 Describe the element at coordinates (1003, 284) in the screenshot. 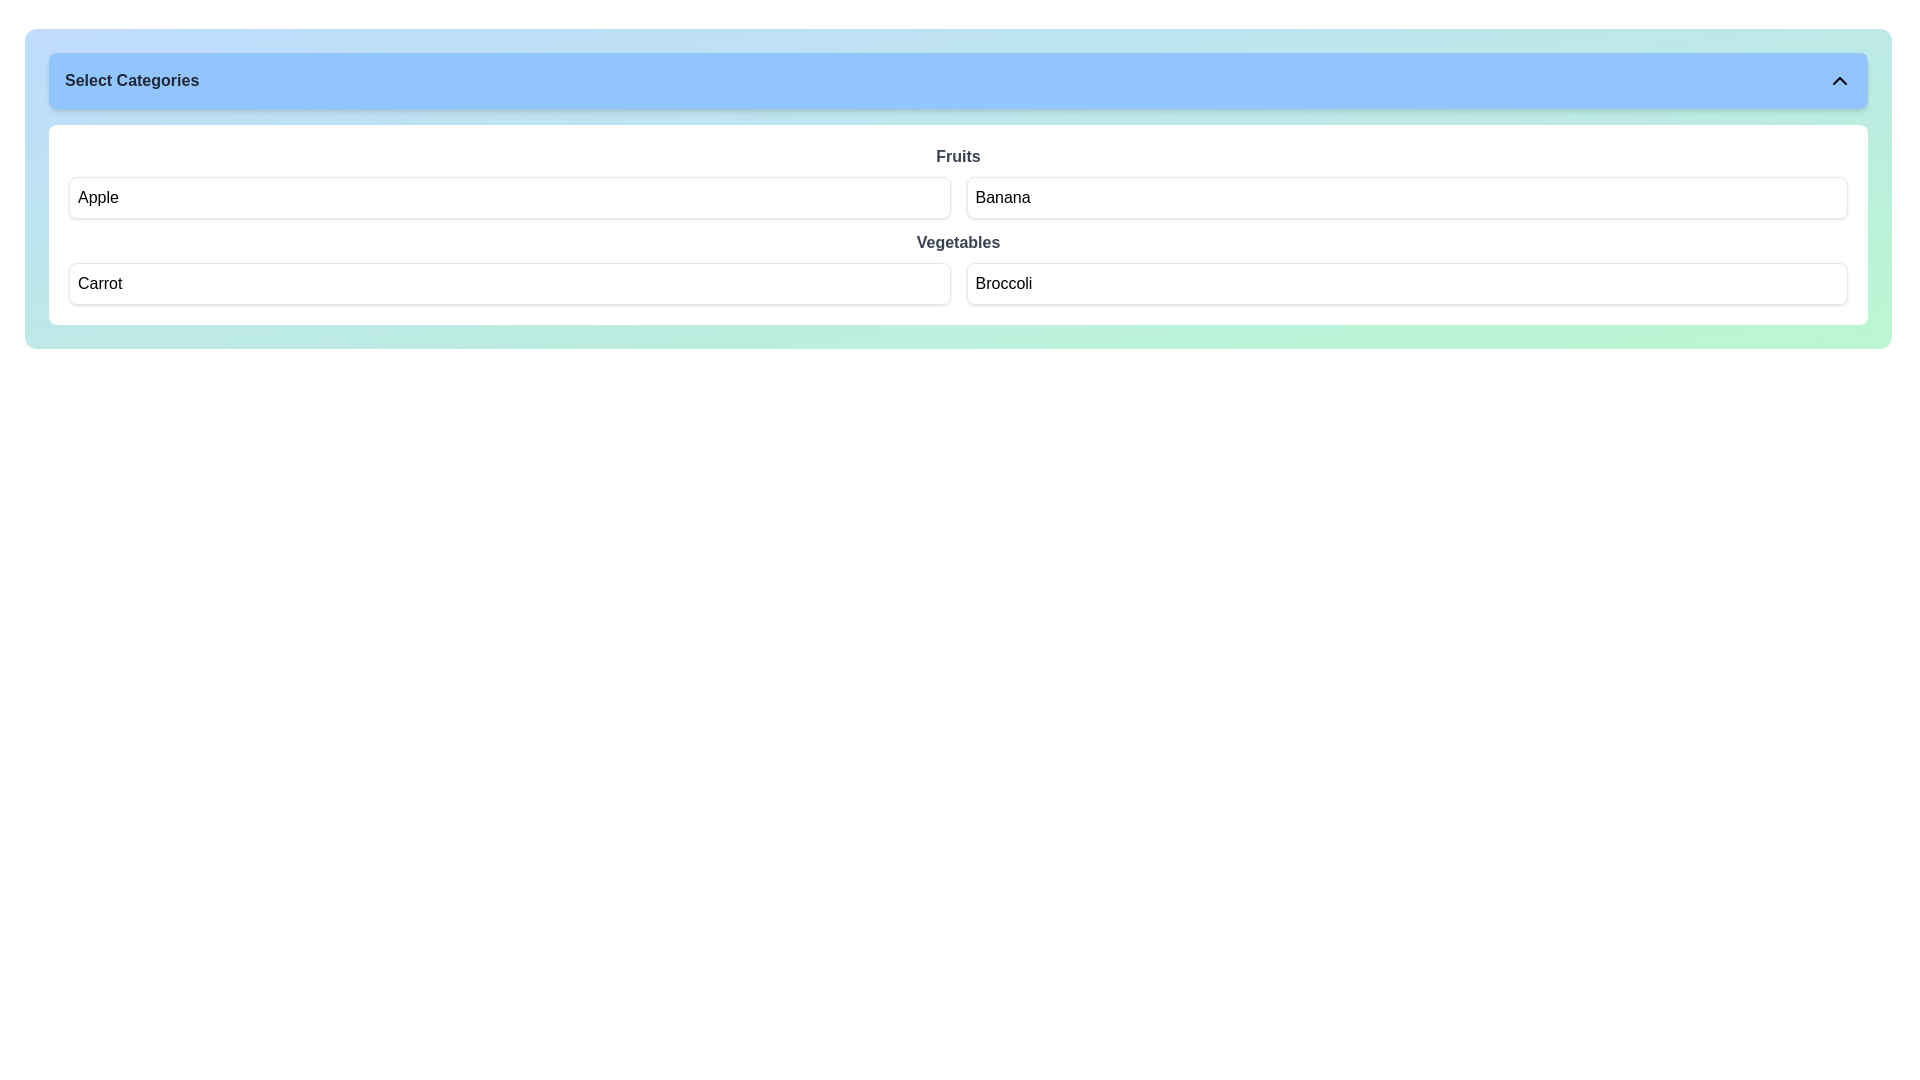

I see `the 'Broccoli' label, which is located under the 'Vegetables' category and` at that location.